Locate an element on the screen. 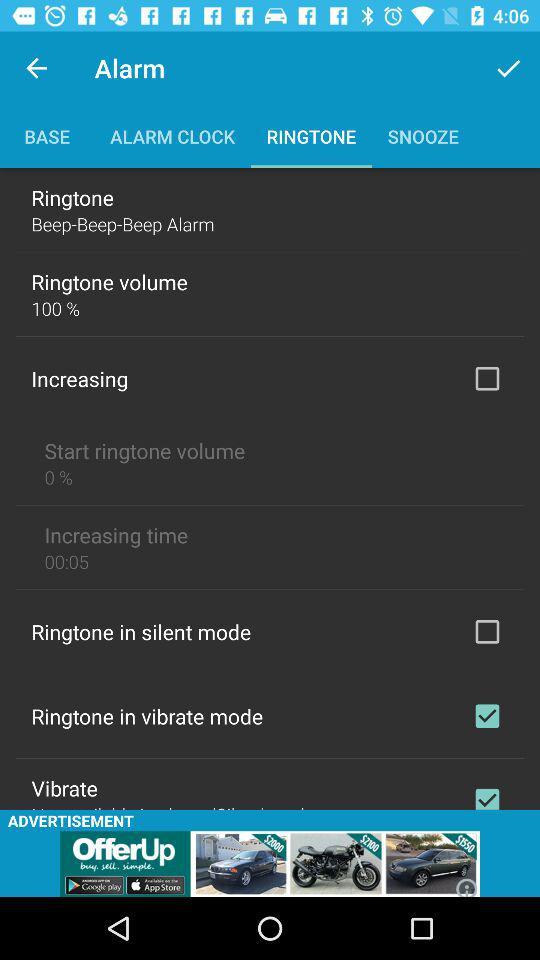 This screenshot has height=960, width=540. choose is located at coordinates (486, 630).